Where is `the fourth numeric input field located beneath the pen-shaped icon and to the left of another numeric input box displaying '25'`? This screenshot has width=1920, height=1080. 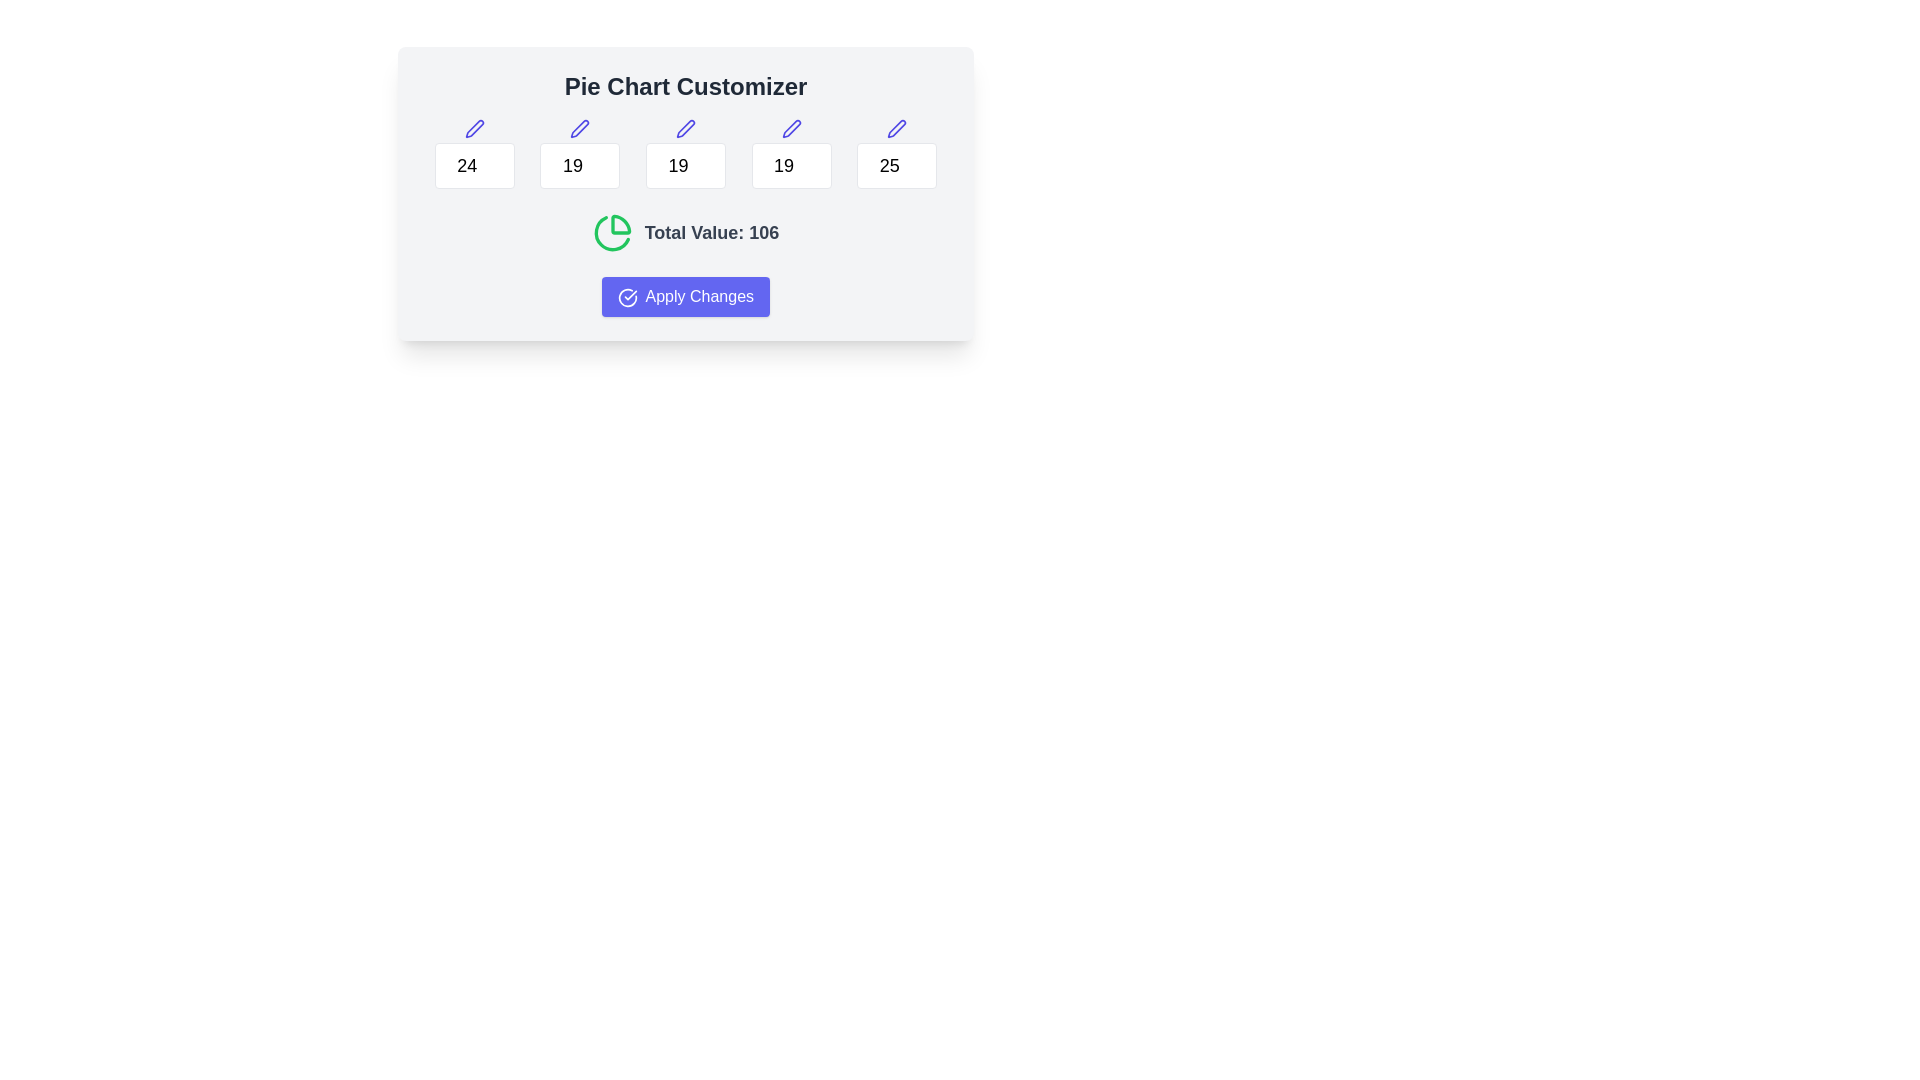
the fourth numeric input field located beneath the pen-shaped icon and to the left of another numeric input box displaying '25' is located at coordinates (790, 164).